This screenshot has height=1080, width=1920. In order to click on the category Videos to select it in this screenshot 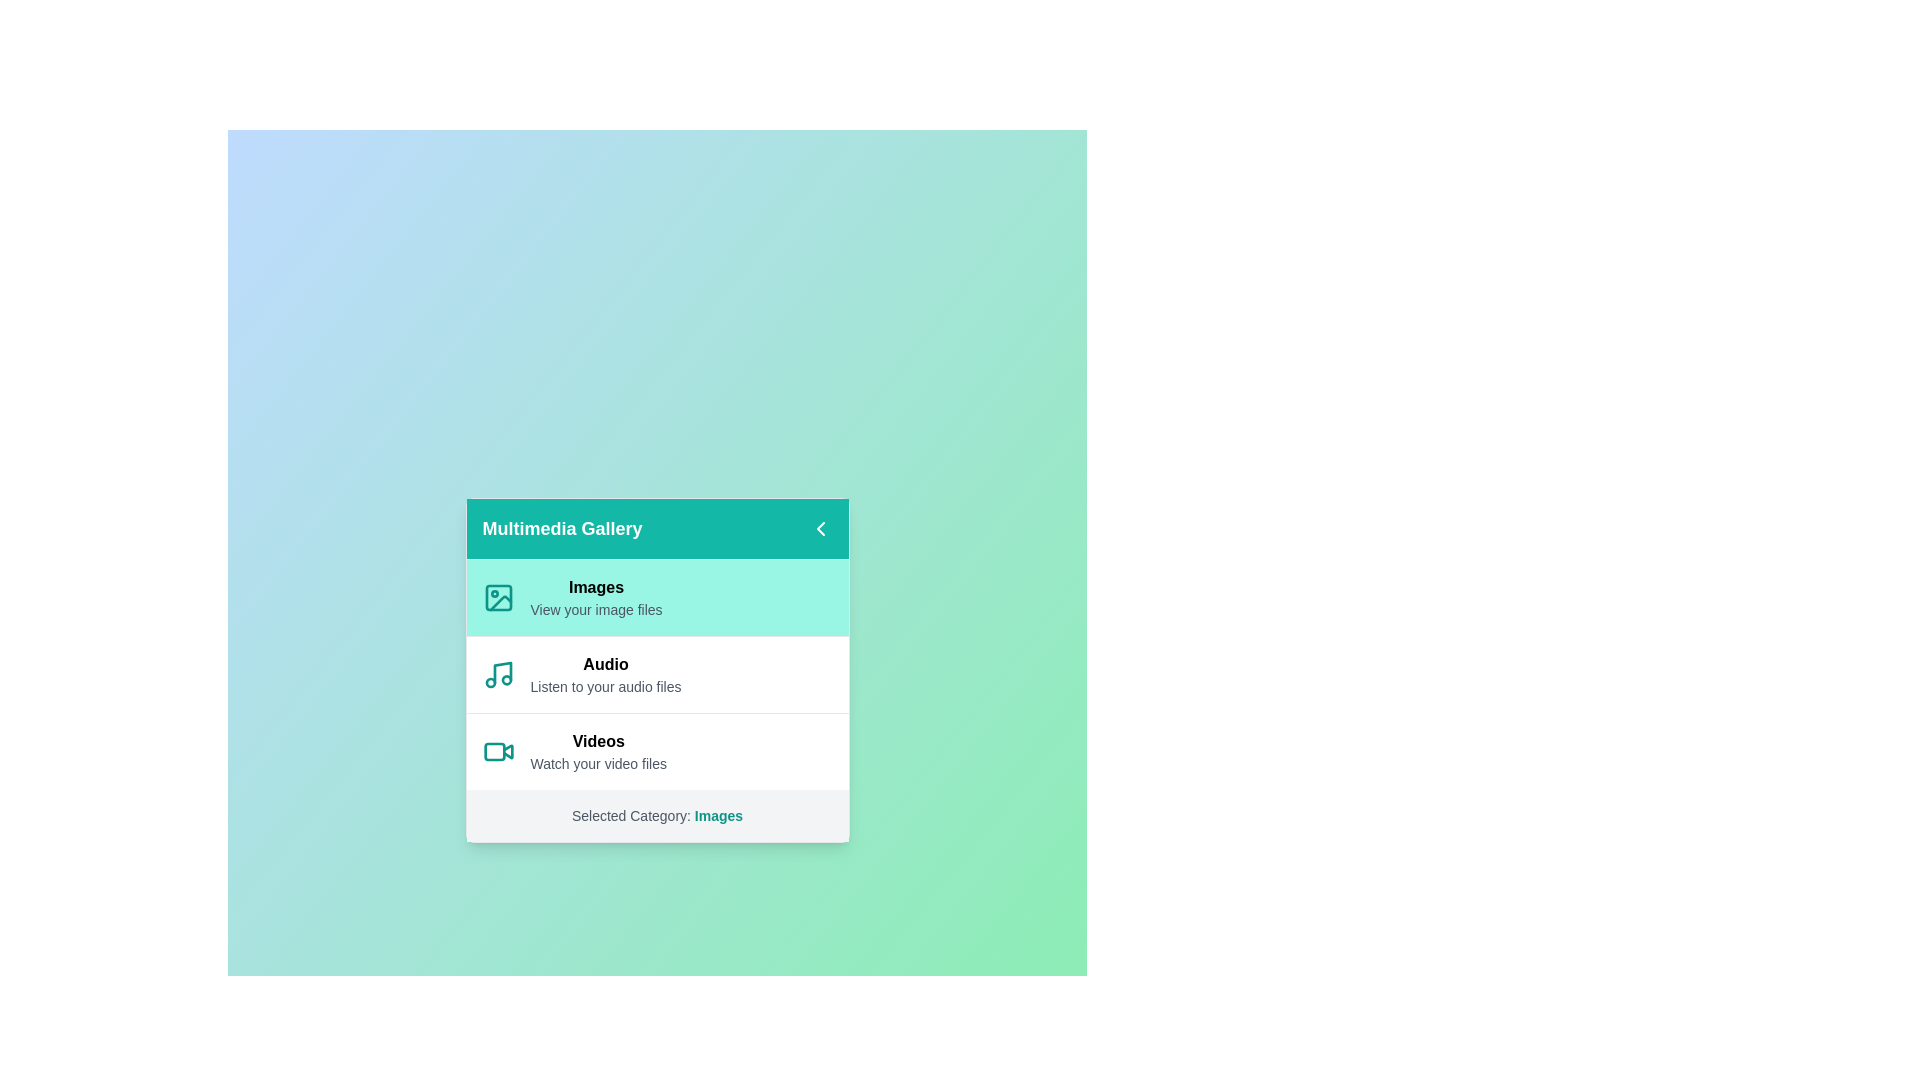, I will do `click(657, 751)`.